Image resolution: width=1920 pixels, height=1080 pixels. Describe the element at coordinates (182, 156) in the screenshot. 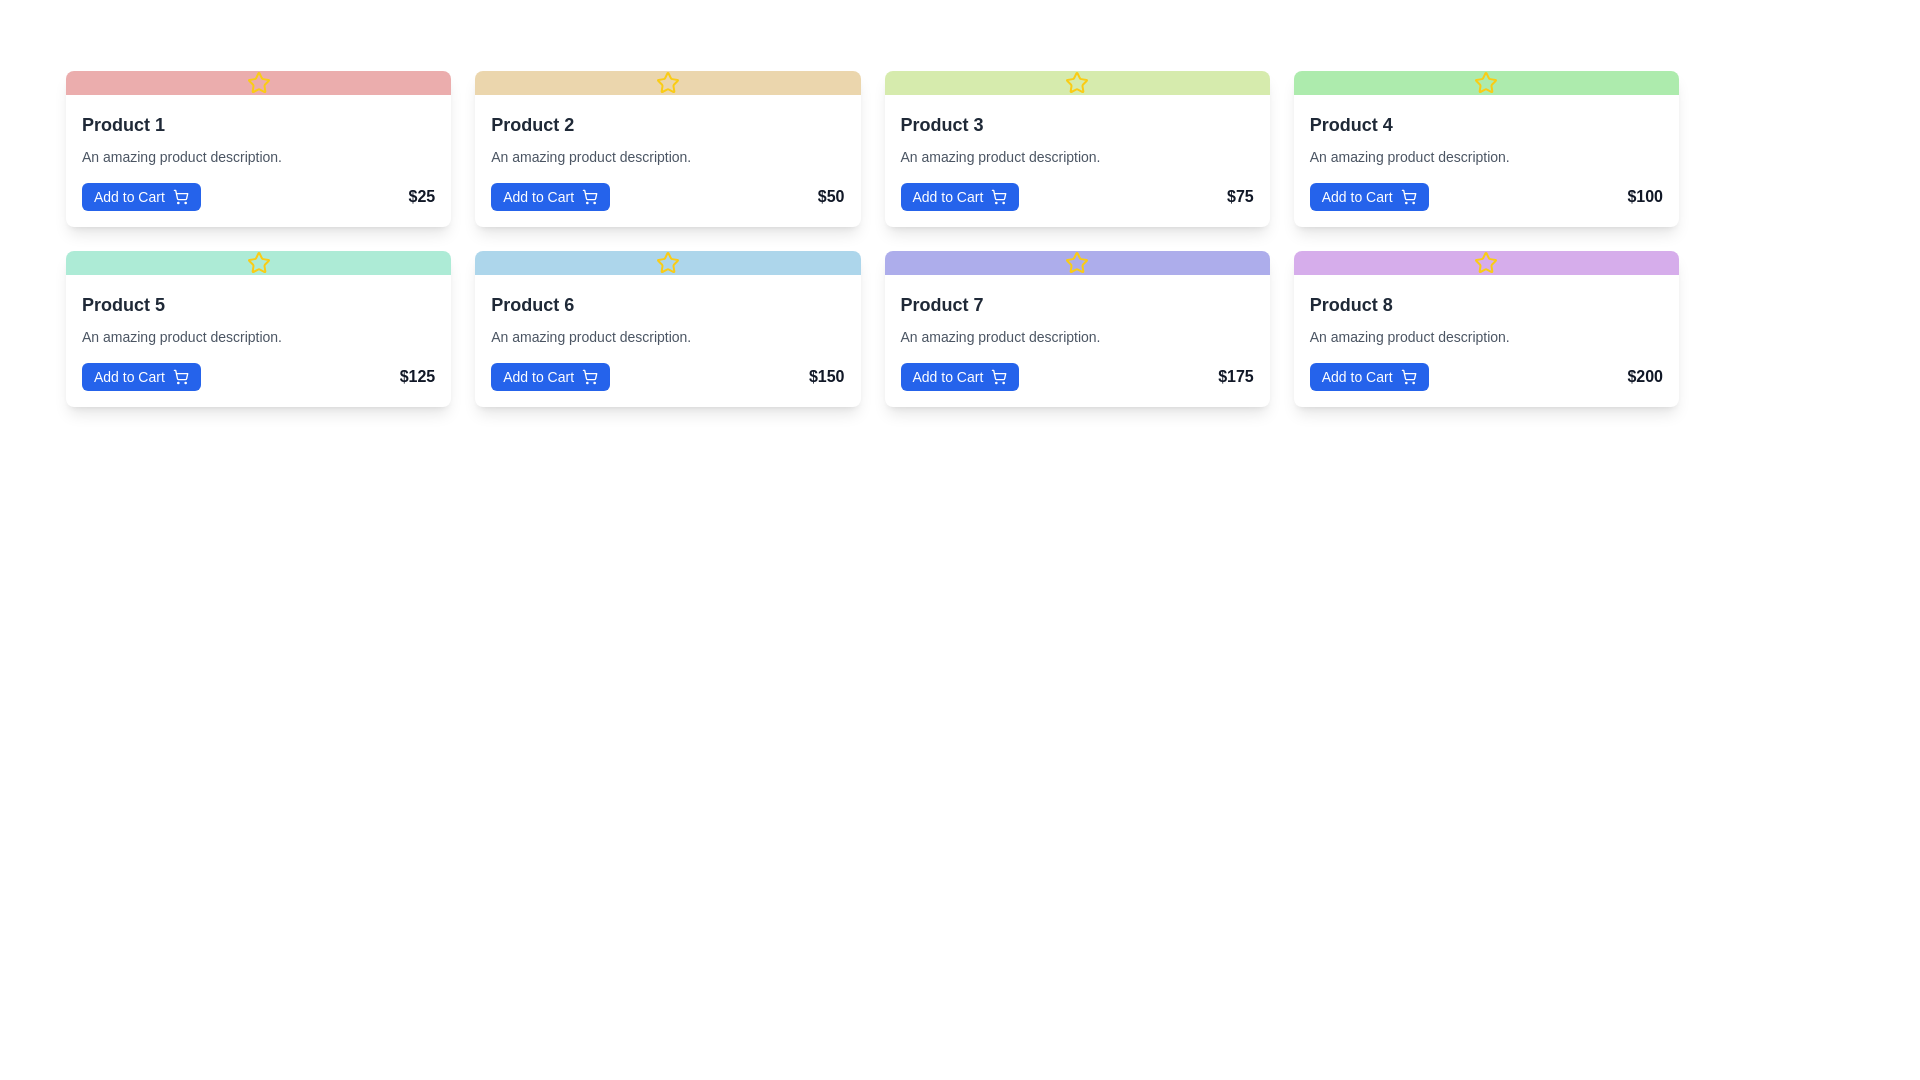

I see `text block element containing 'An amazing product description.' located below the title 'Product 1'` at that location.